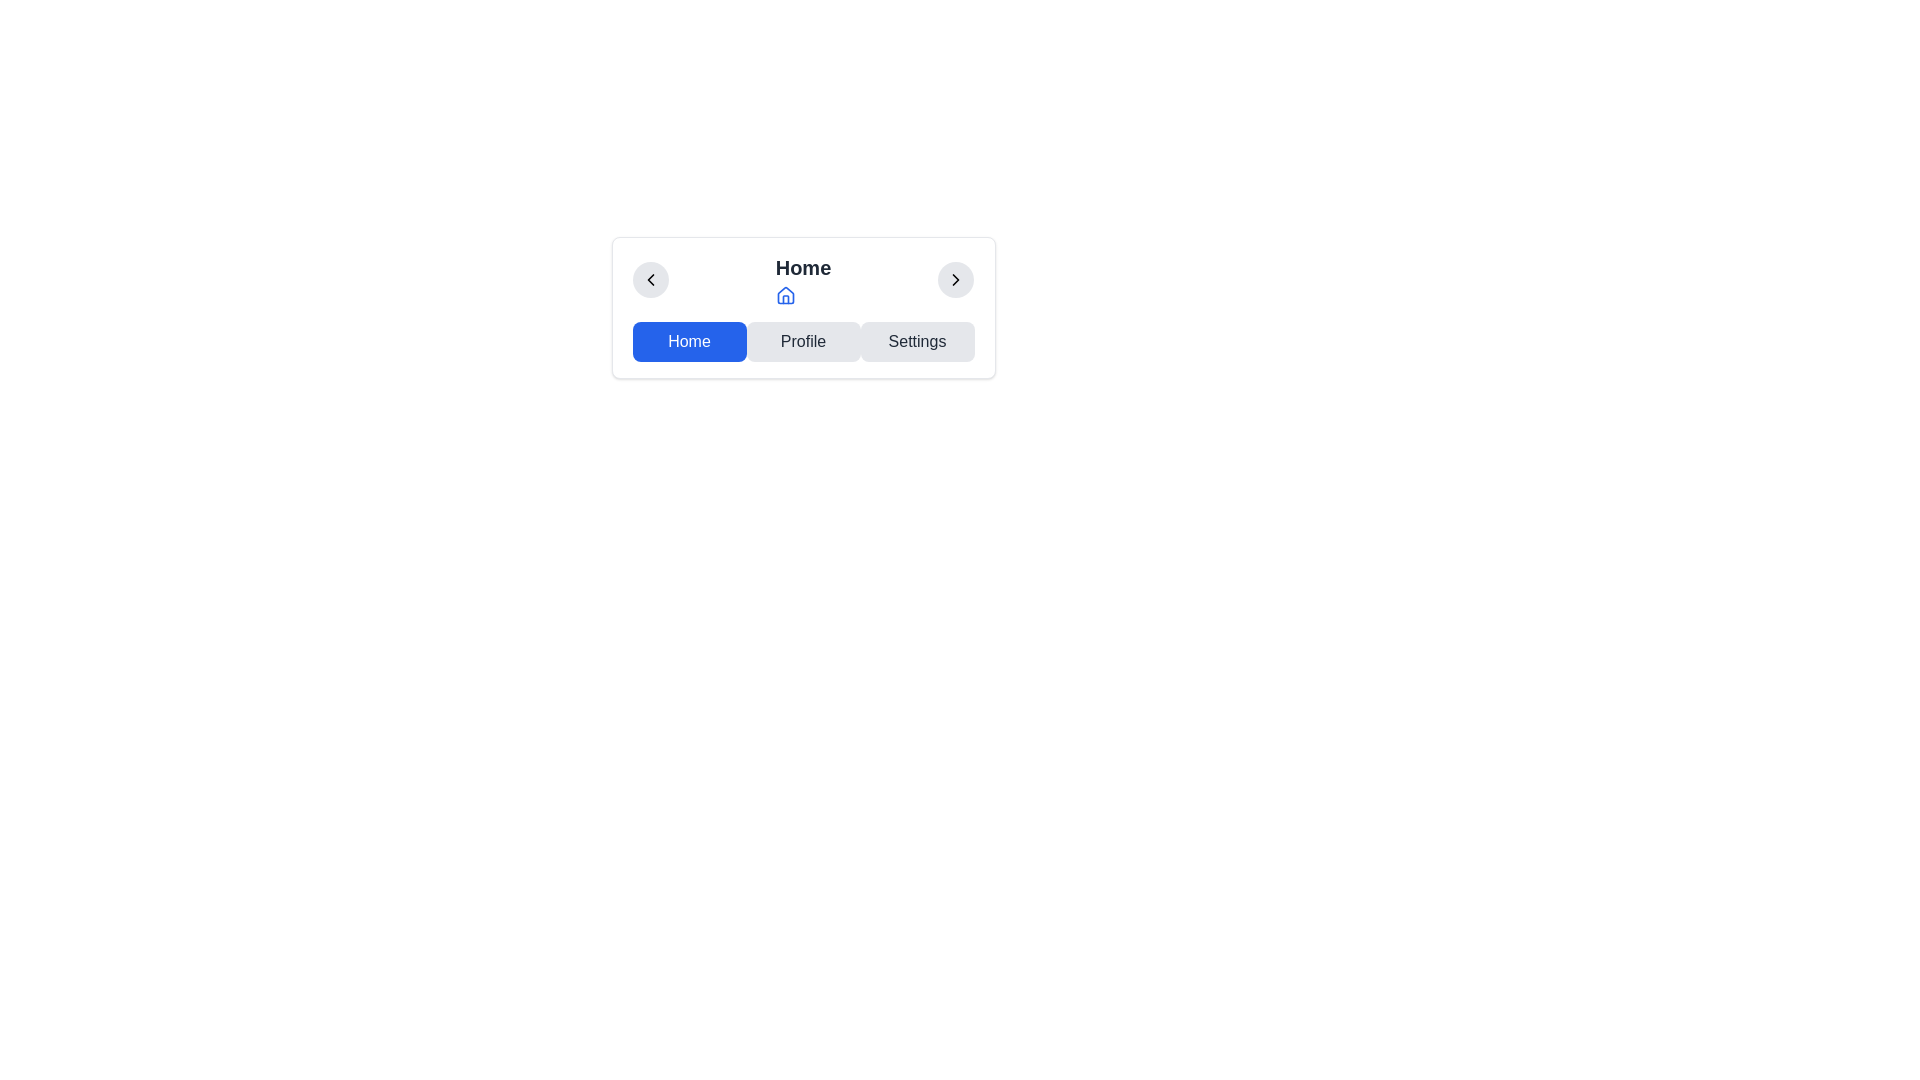  What do you see at coordinates (803, 280) in the screenshot?
I see `the Label with navigation icons that features bold 'Home' text and a house-shaped icon, flanked by left and right chevron buttons` at bounding box center [803, 280].